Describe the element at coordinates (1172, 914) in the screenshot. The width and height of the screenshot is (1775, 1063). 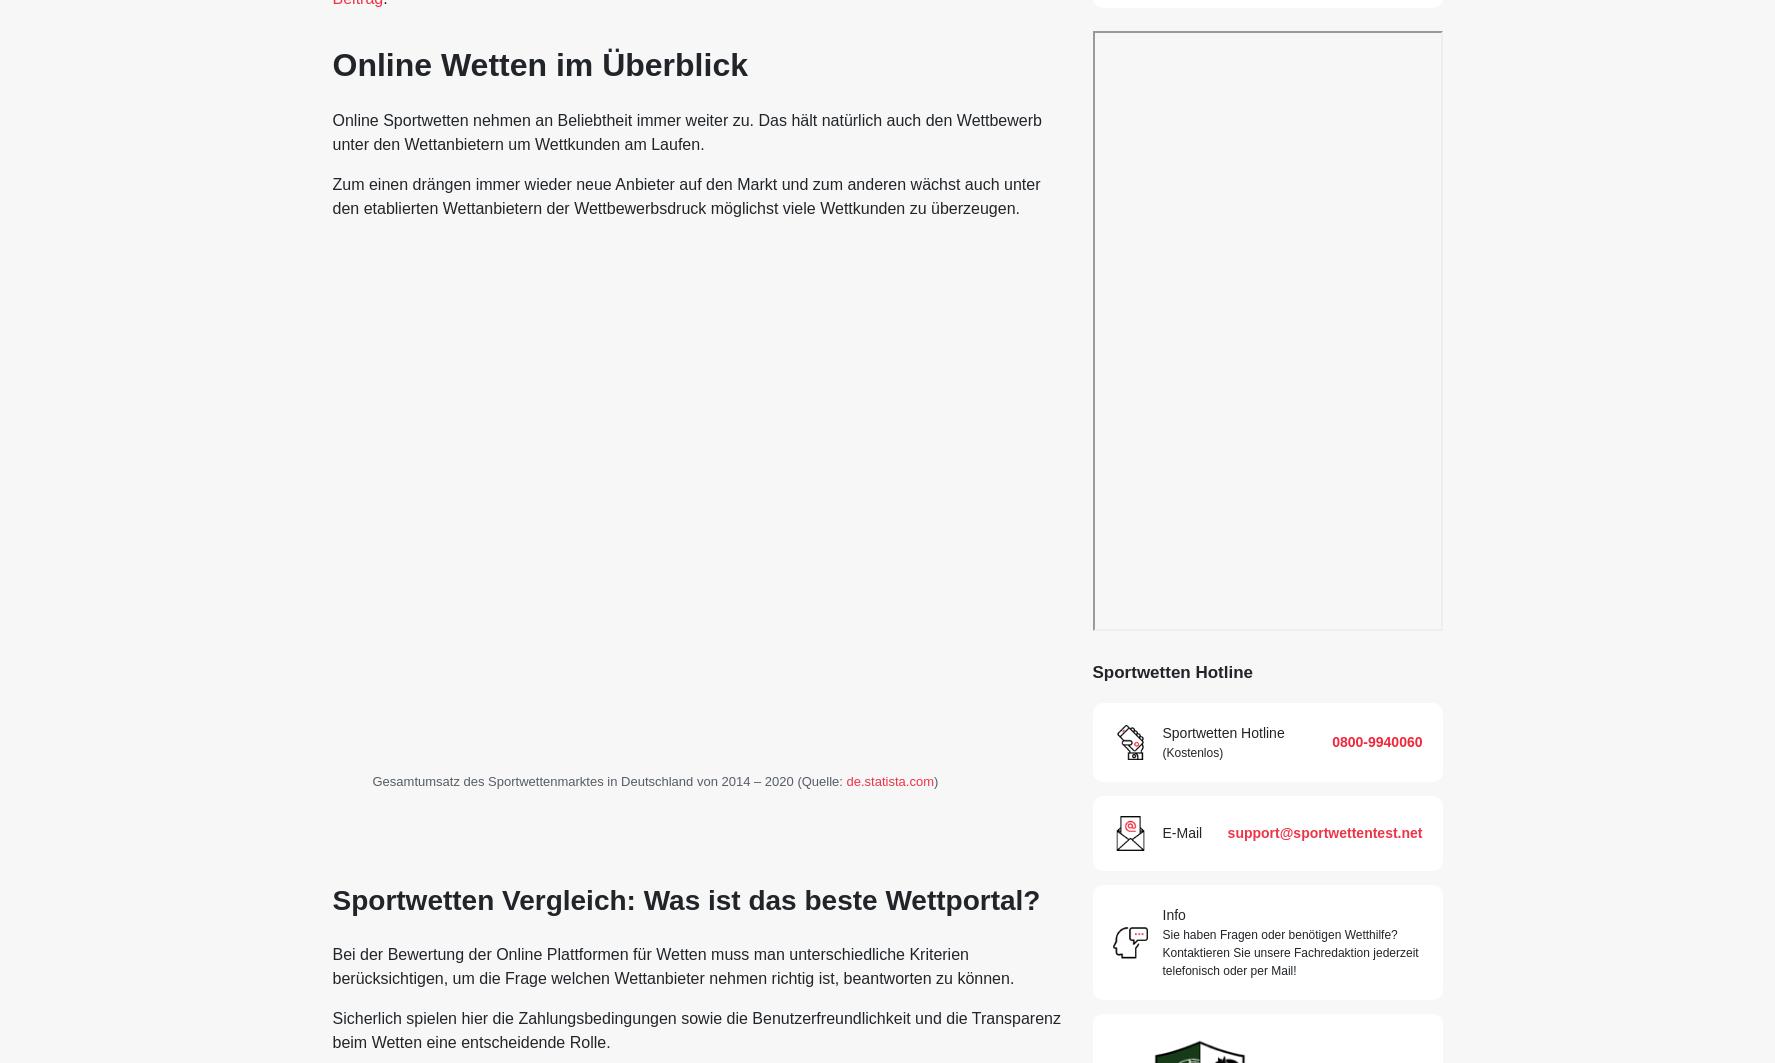
I see `'Info'` at that location.